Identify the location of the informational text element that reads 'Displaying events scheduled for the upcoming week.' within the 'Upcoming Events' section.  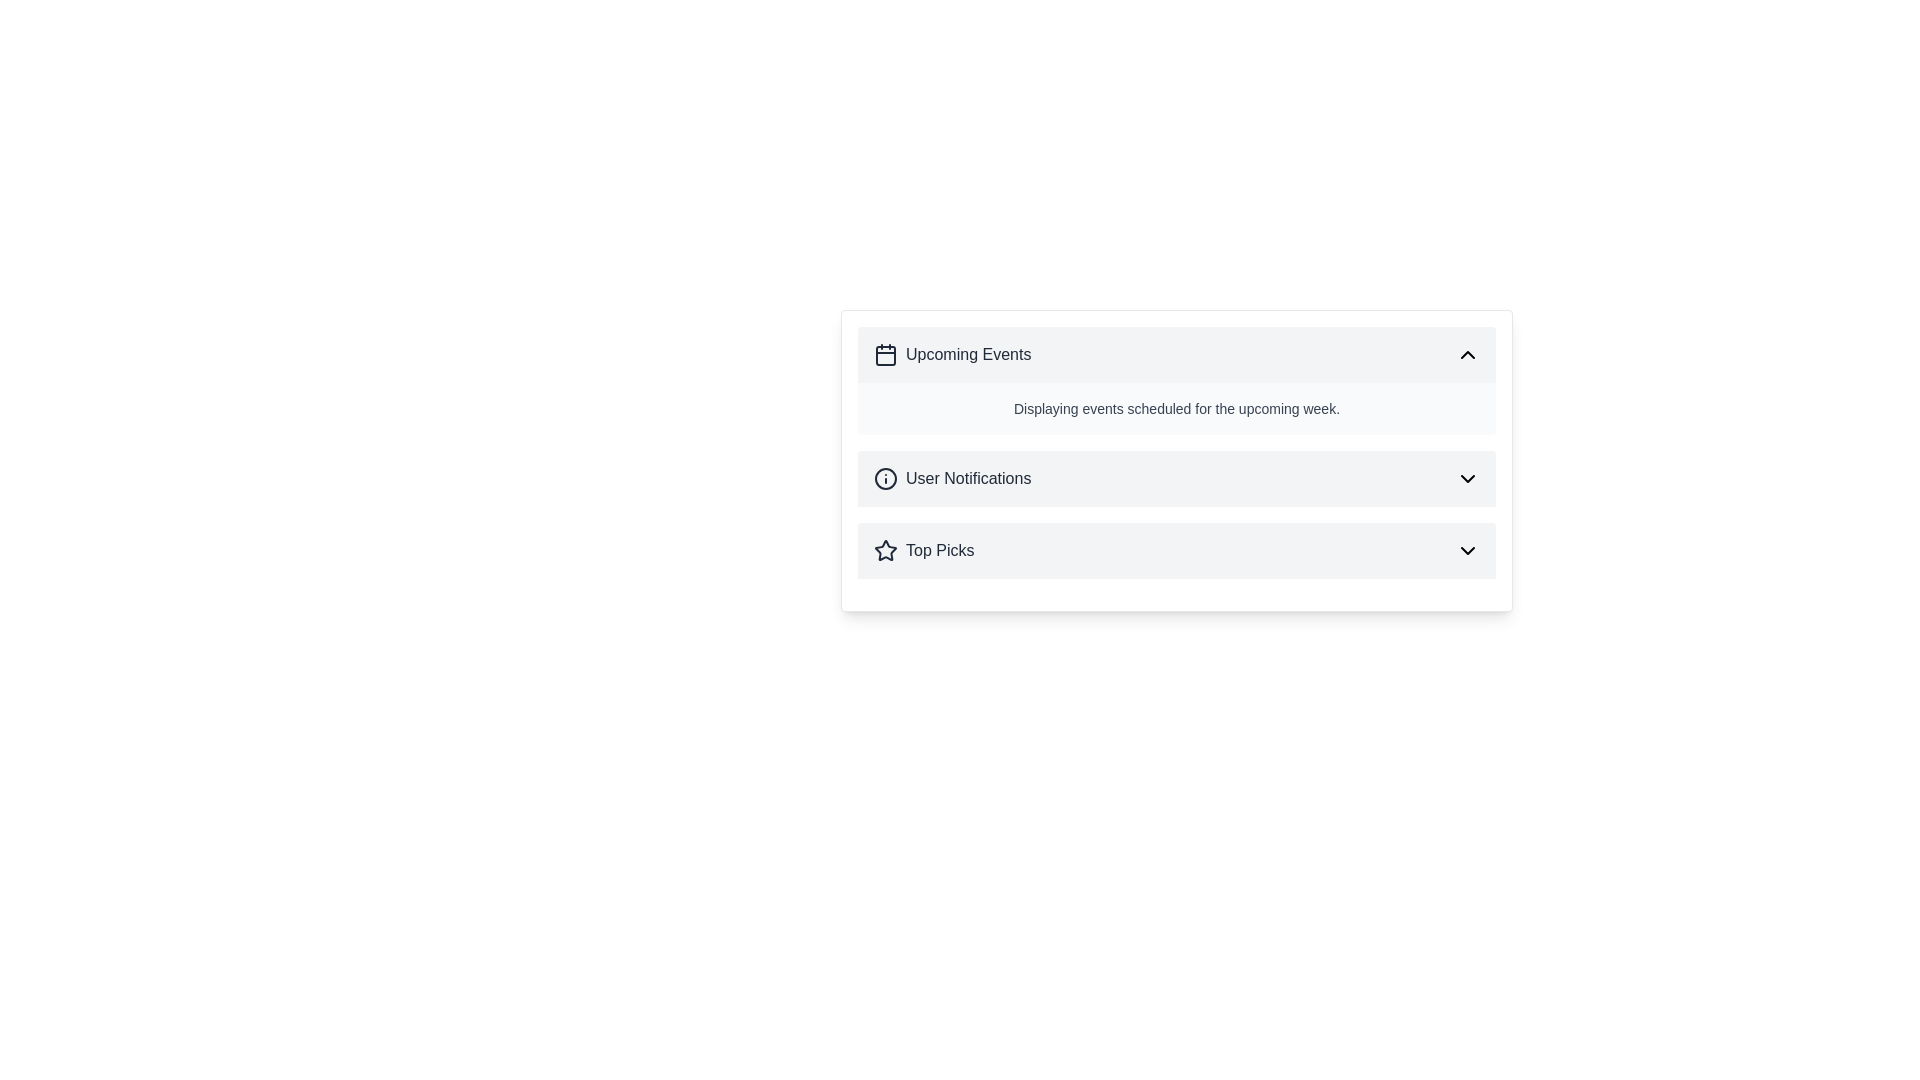
(1176, 407).